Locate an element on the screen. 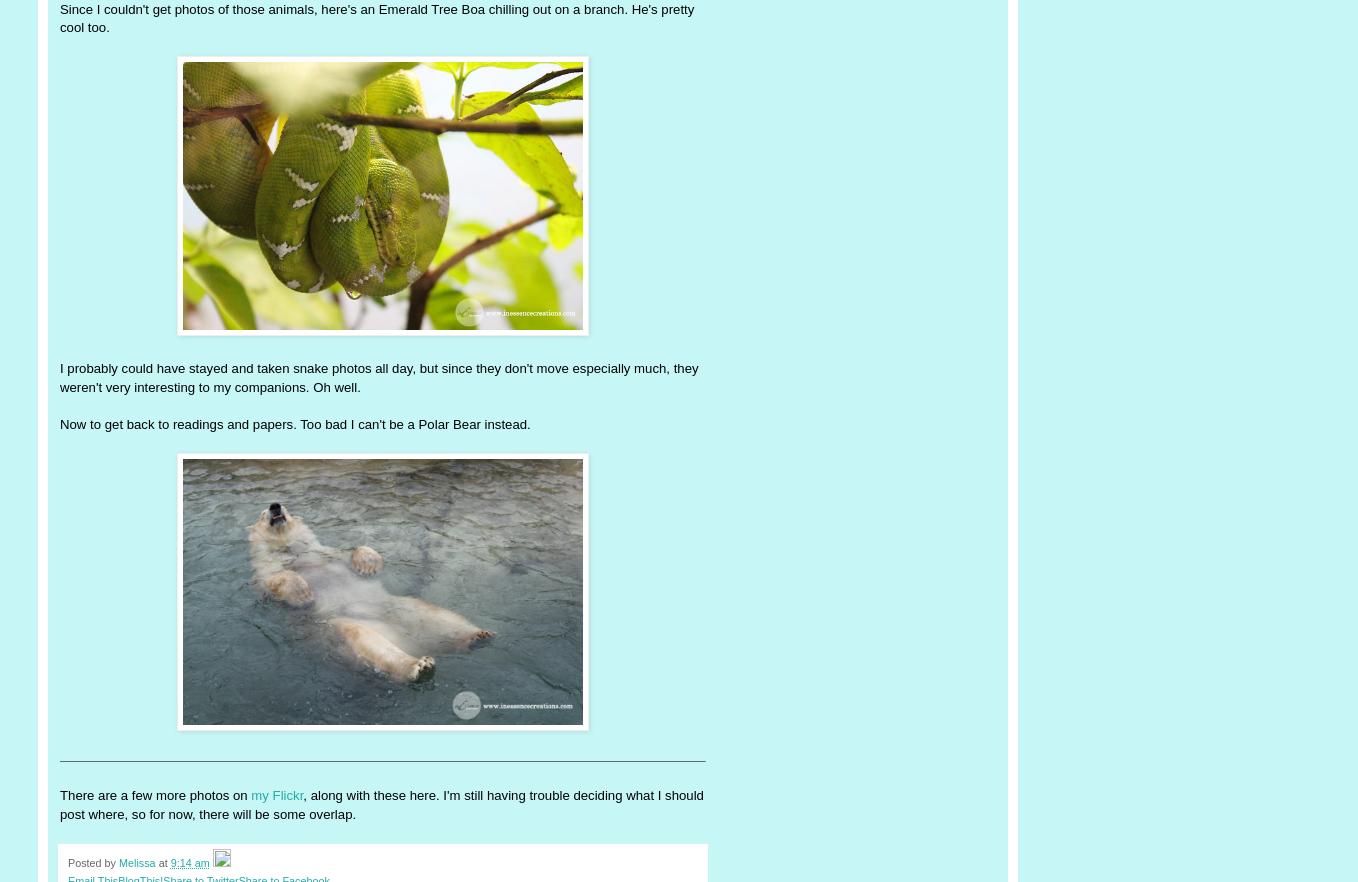 The image size is (1358, 882). 'Now to get back to readings and papers. Too bad I can't be a Polar Bear instead.' is located at coordinates (60, 422).